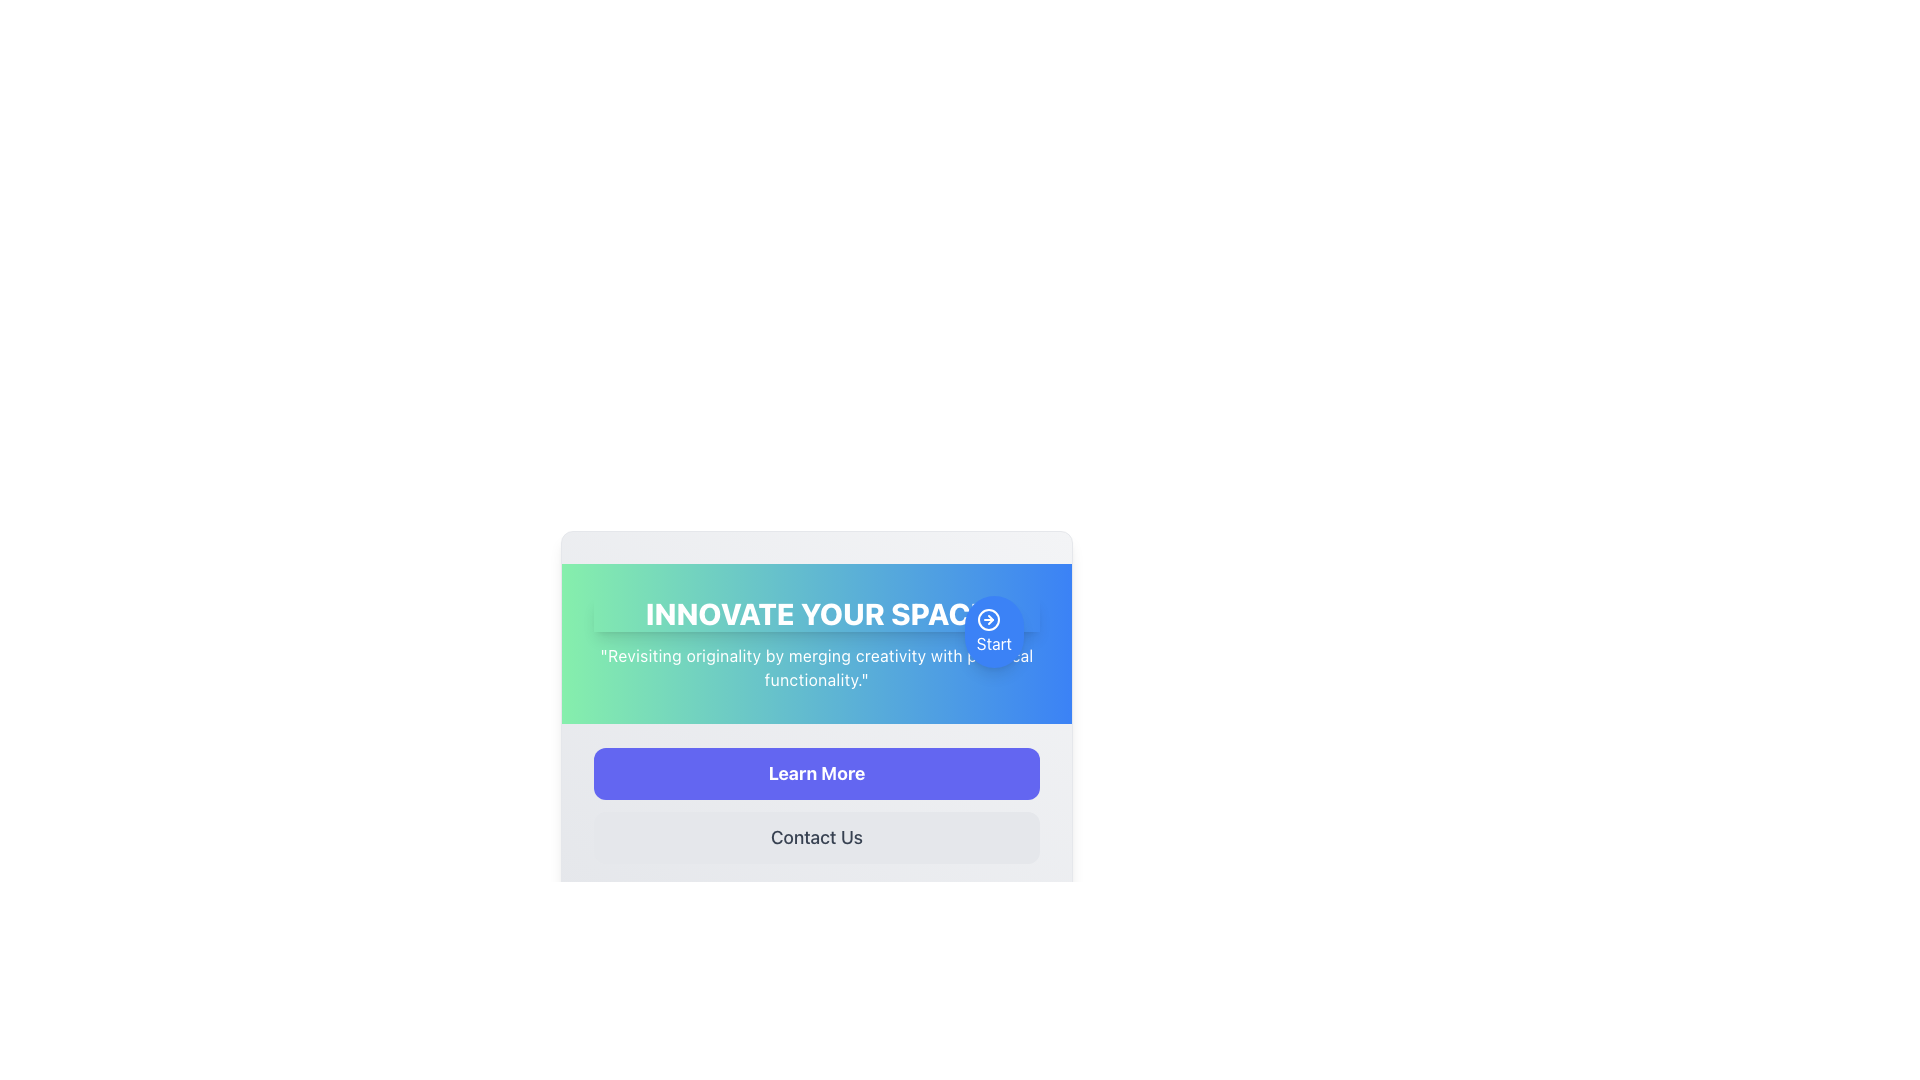 Image resolution: width=1920 pixels, height=1080 pixels. What do you see at coordinates (816, 773) in the screenshot?
I see `the navigation button located above the 'Contact Us' button to observe the hover effect` at bounding box center [816, 773].